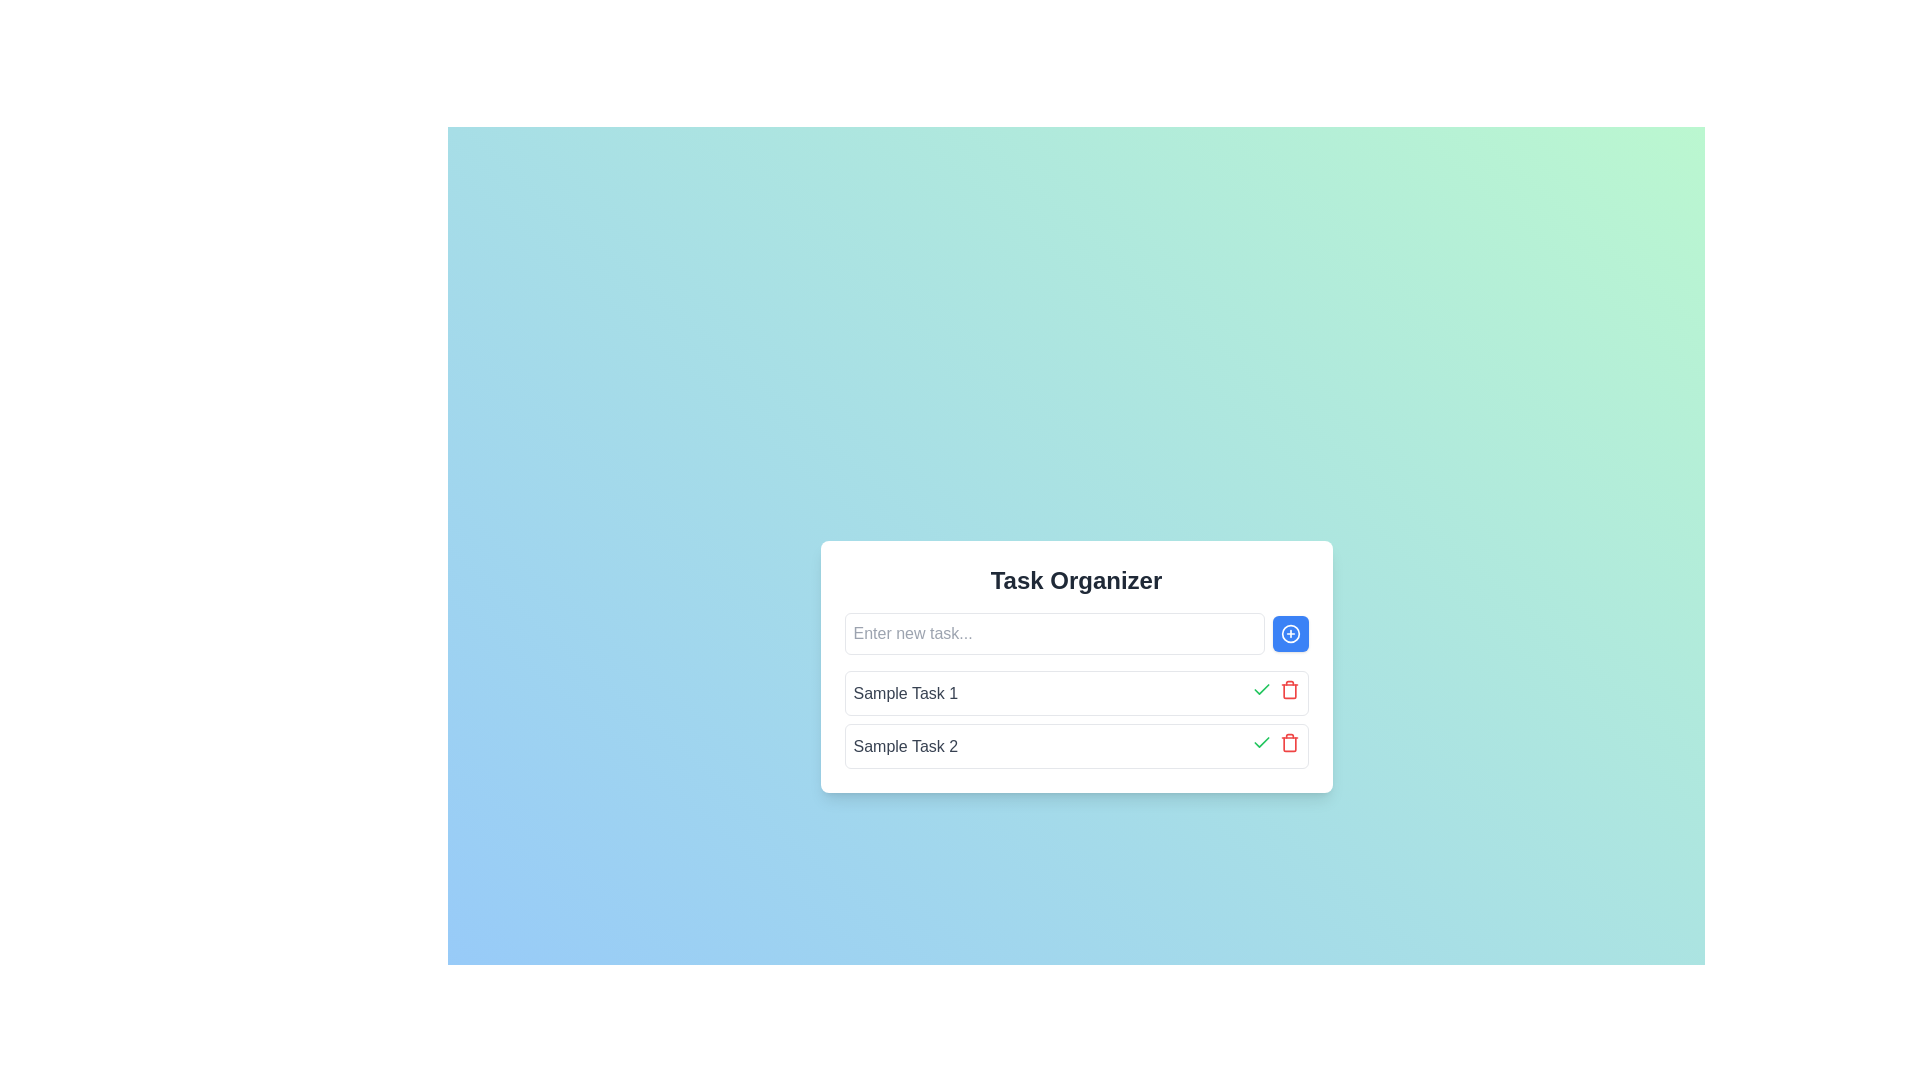  What do you see at coordinates (904, 692) in the screenshot?
I see `the text label representing the first task item in the task organizer application` at bounding box center [904, 692].